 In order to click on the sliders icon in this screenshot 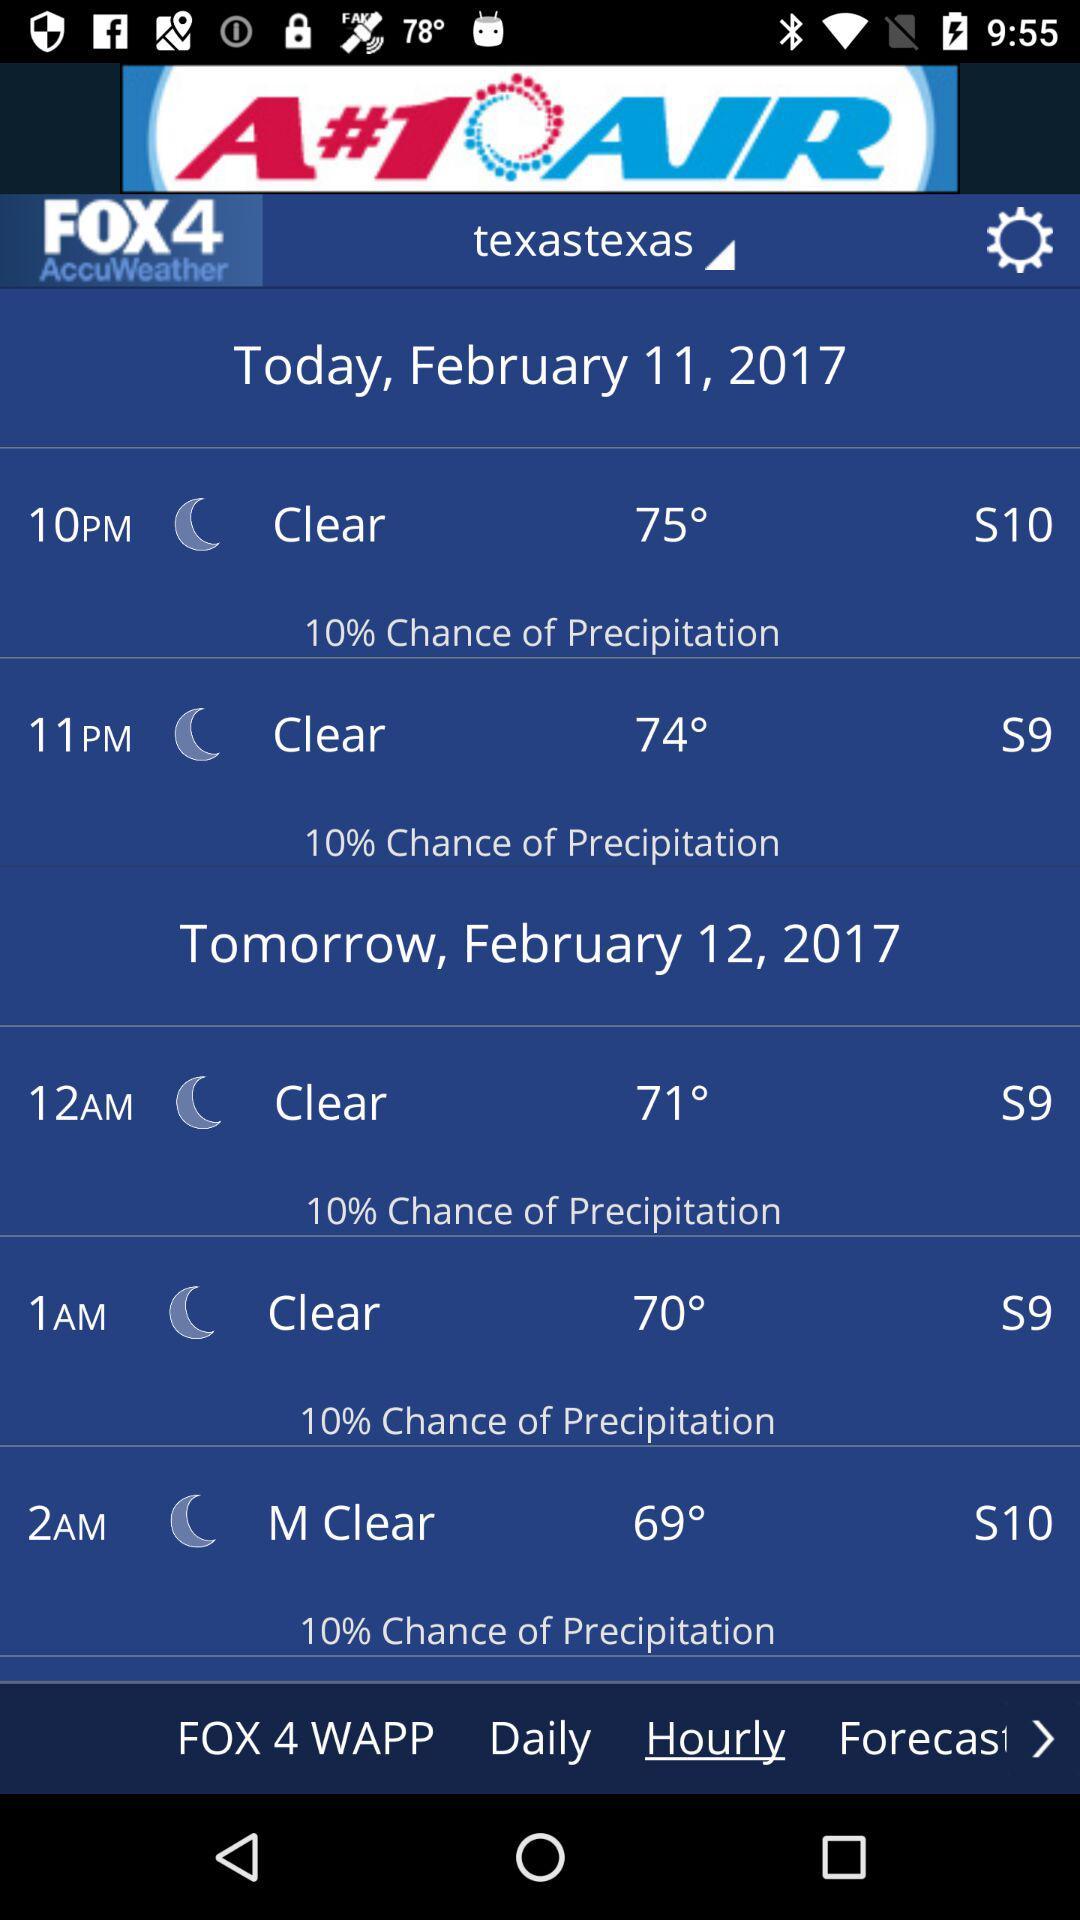, I will do `click(131, 240)`.